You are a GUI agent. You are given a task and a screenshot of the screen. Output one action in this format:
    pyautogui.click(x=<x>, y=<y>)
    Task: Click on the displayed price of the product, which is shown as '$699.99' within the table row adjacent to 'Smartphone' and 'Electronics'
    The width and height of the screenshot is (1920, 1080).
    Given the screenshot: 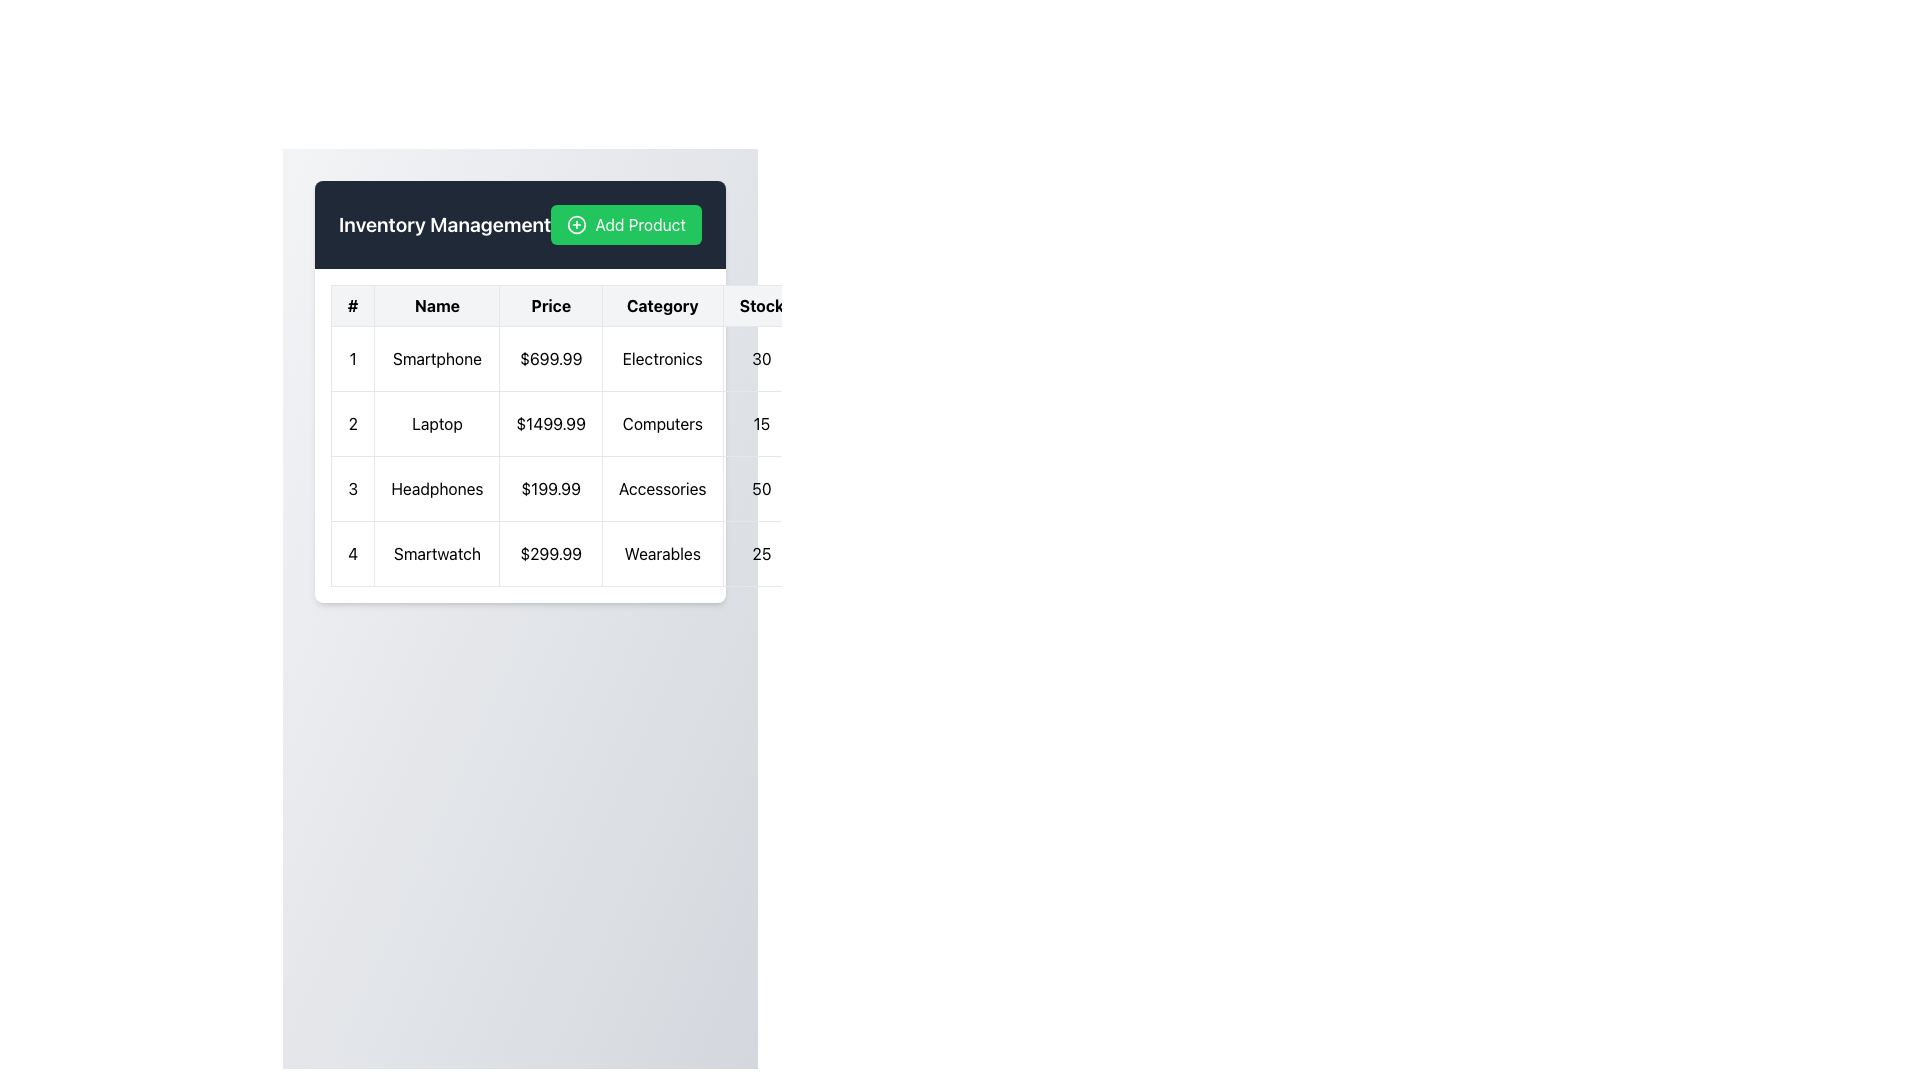 What is the action you would take?
    pyautogui.click(x=551, y=357)
    